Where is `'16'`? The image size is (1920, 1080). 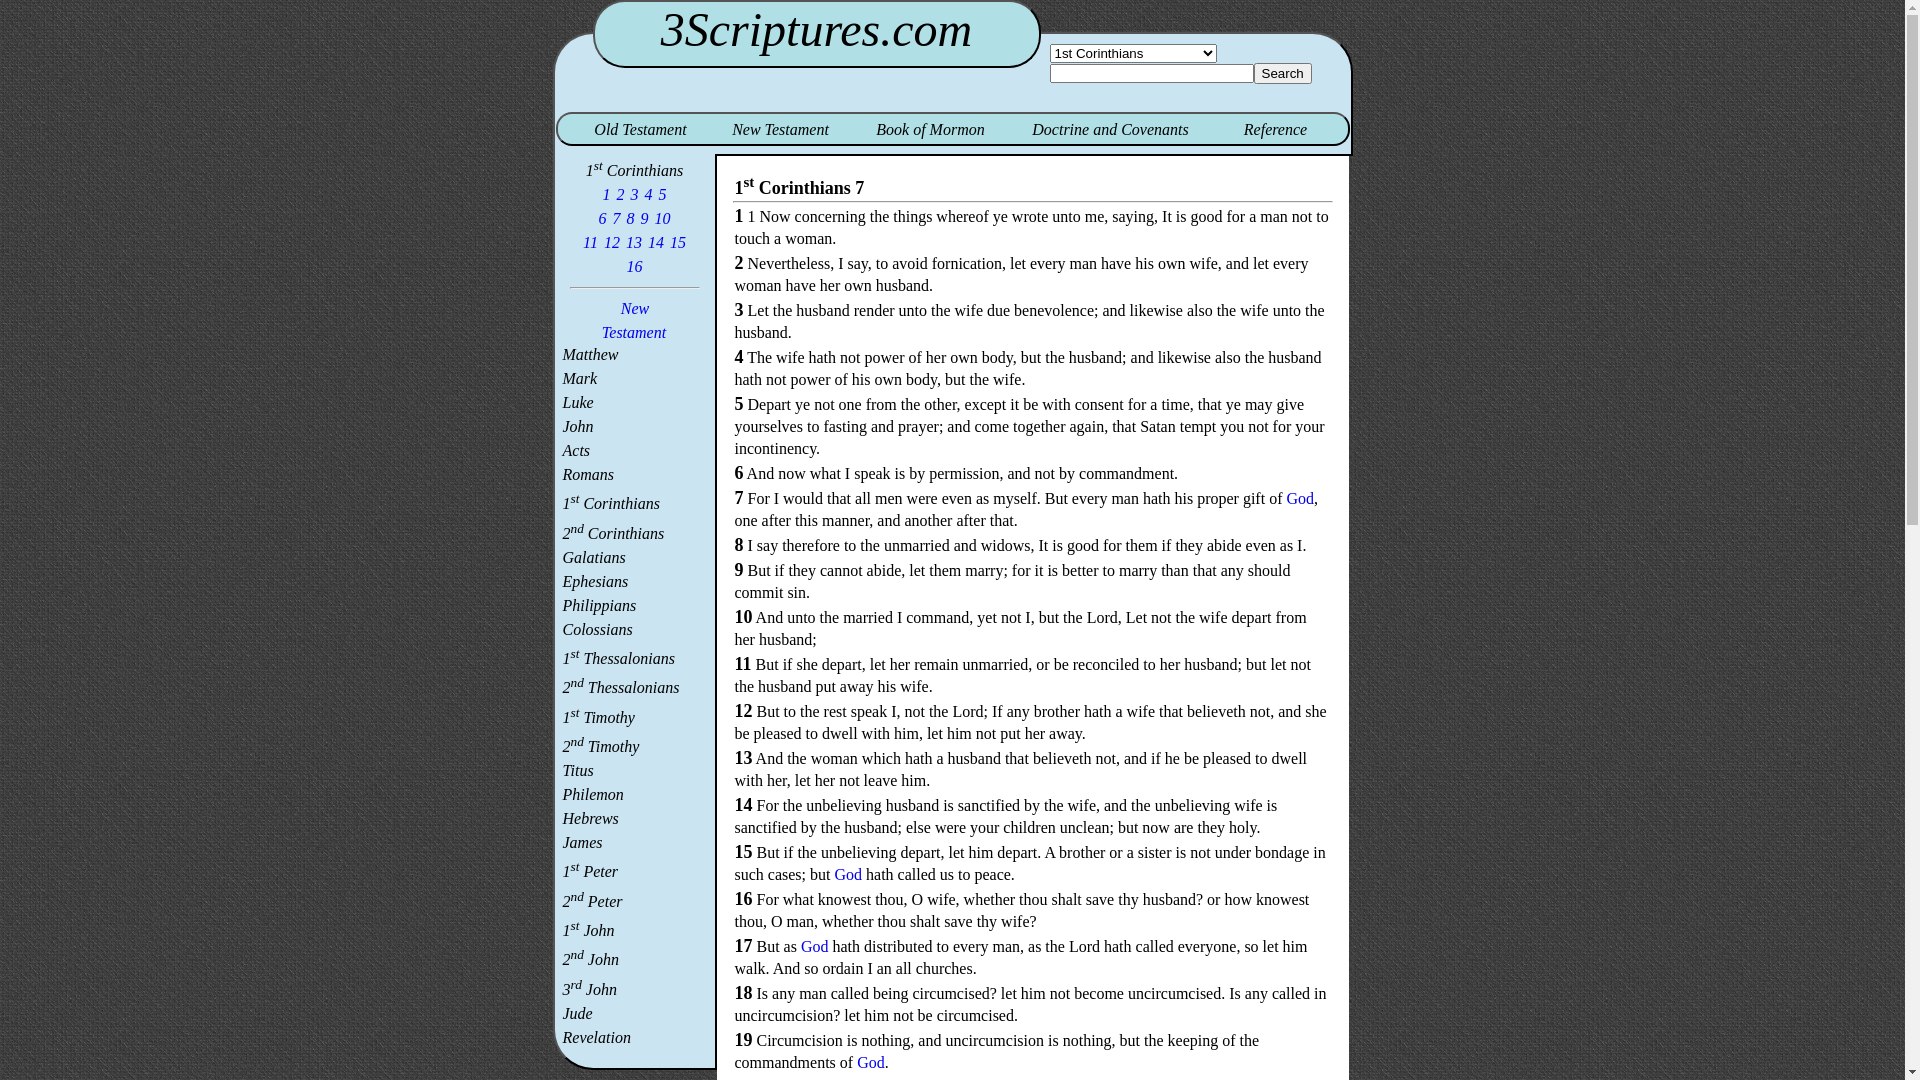 '16' is located at coordinates (633, 265).